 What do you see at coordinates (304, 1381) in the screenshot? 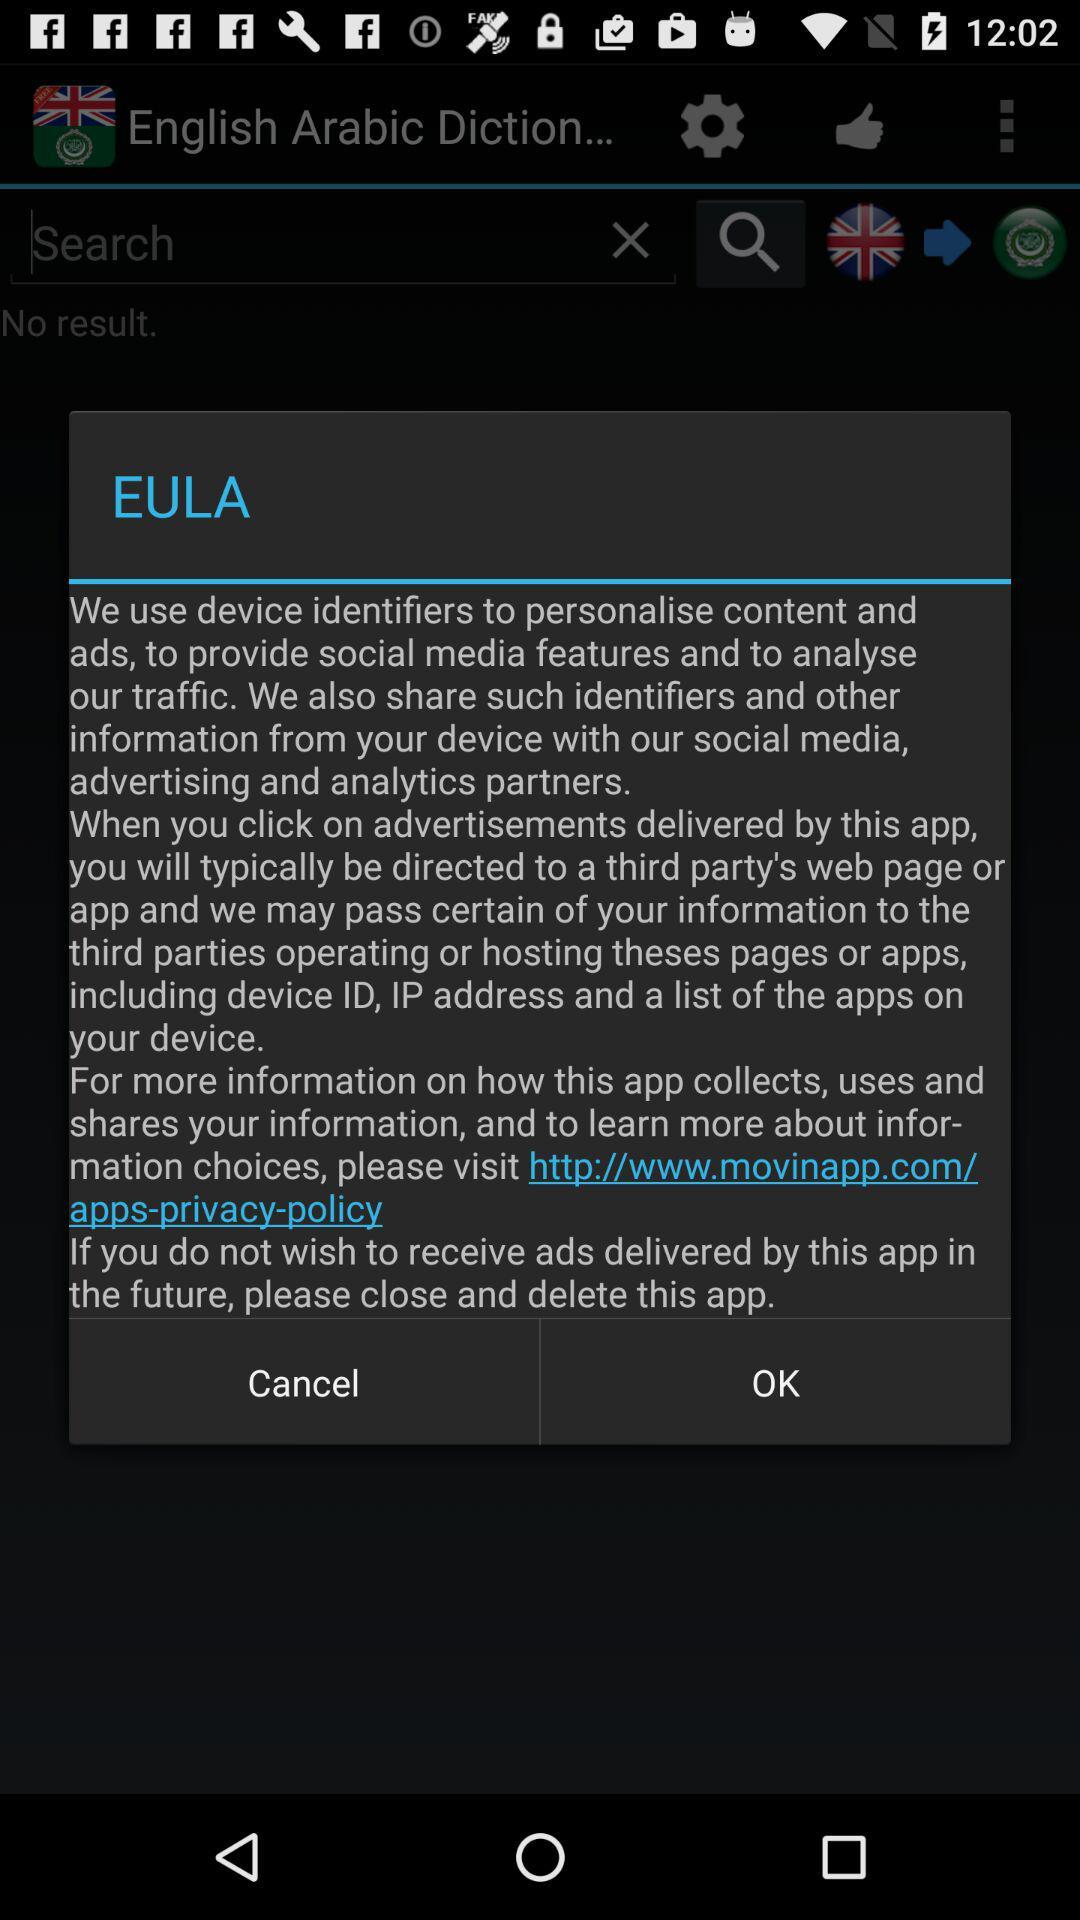
I see `the icon next to the ok icon` at bounding box center [304, 1381].